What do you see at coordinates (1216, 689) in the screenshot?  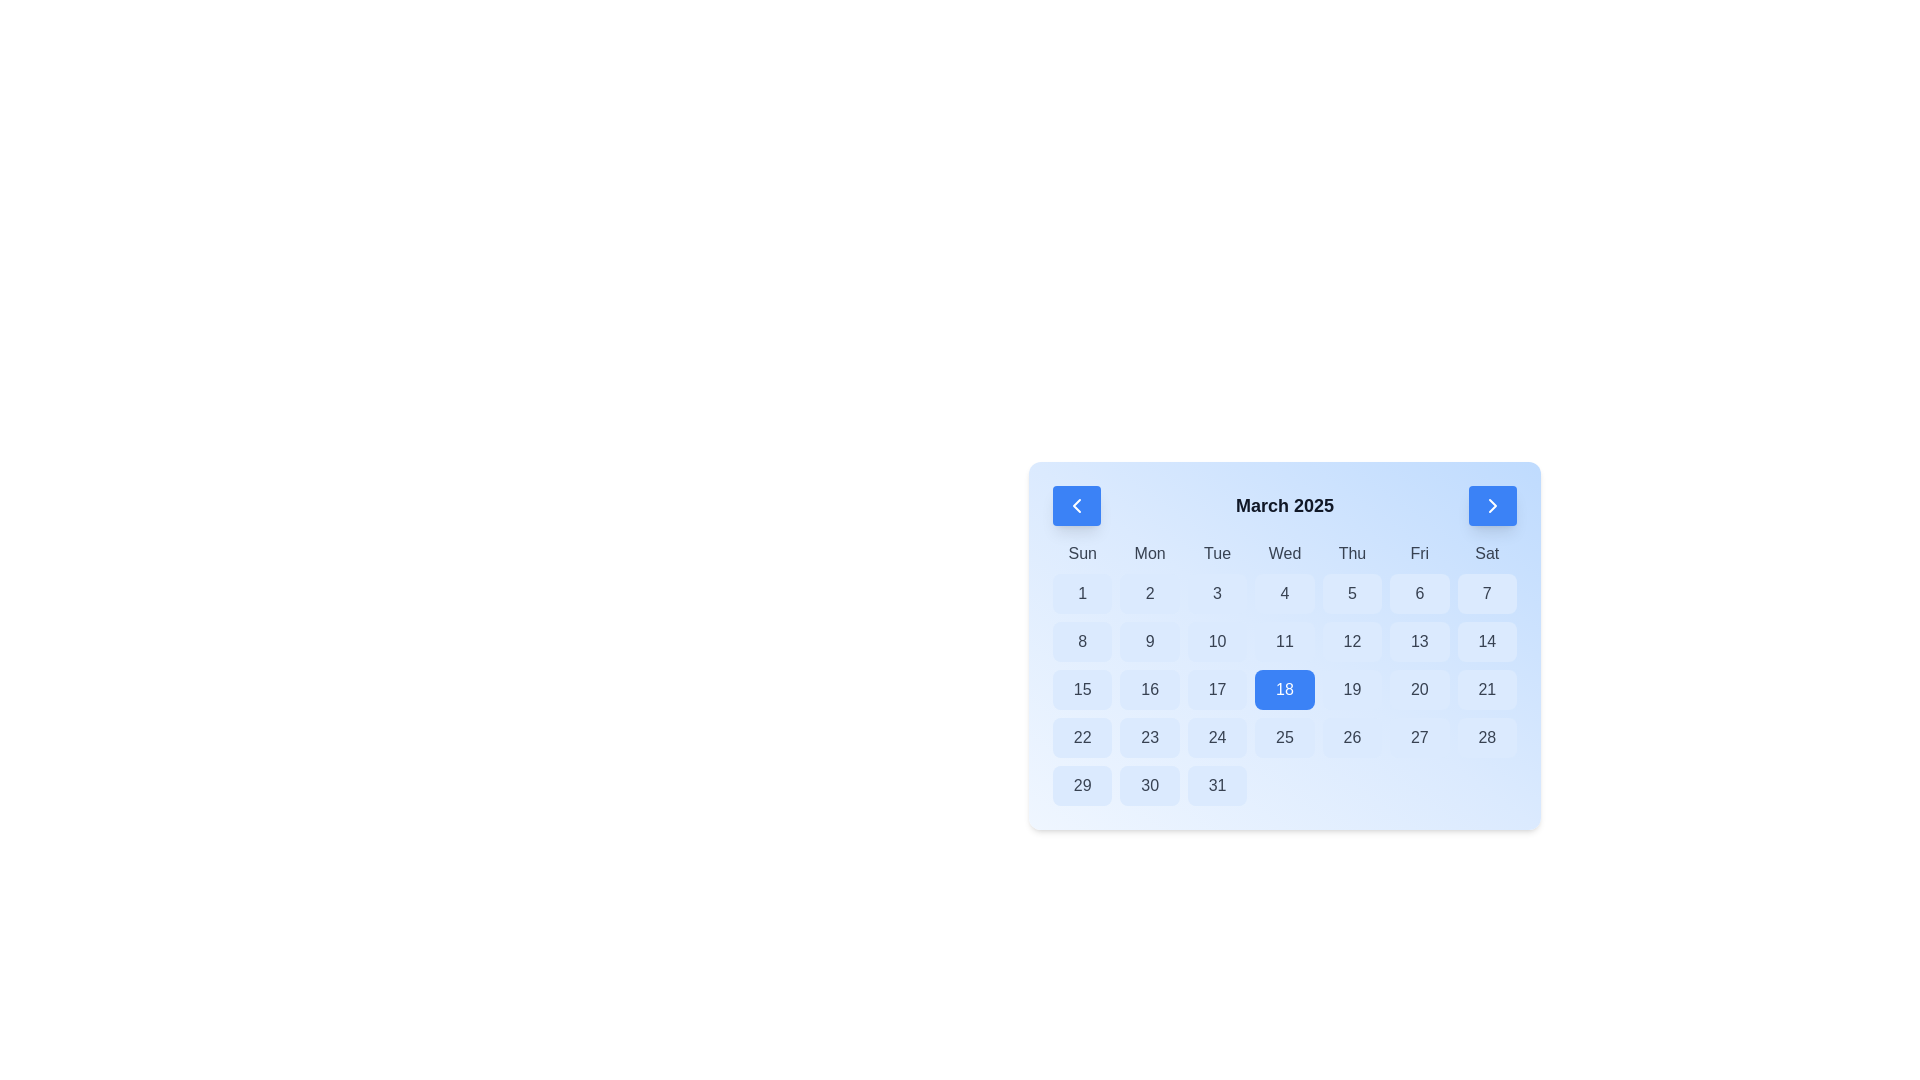 I see `the light blue button labeled '17' located in the fifth row and third column of the calendar grid` at bounding box center [1216, 689].